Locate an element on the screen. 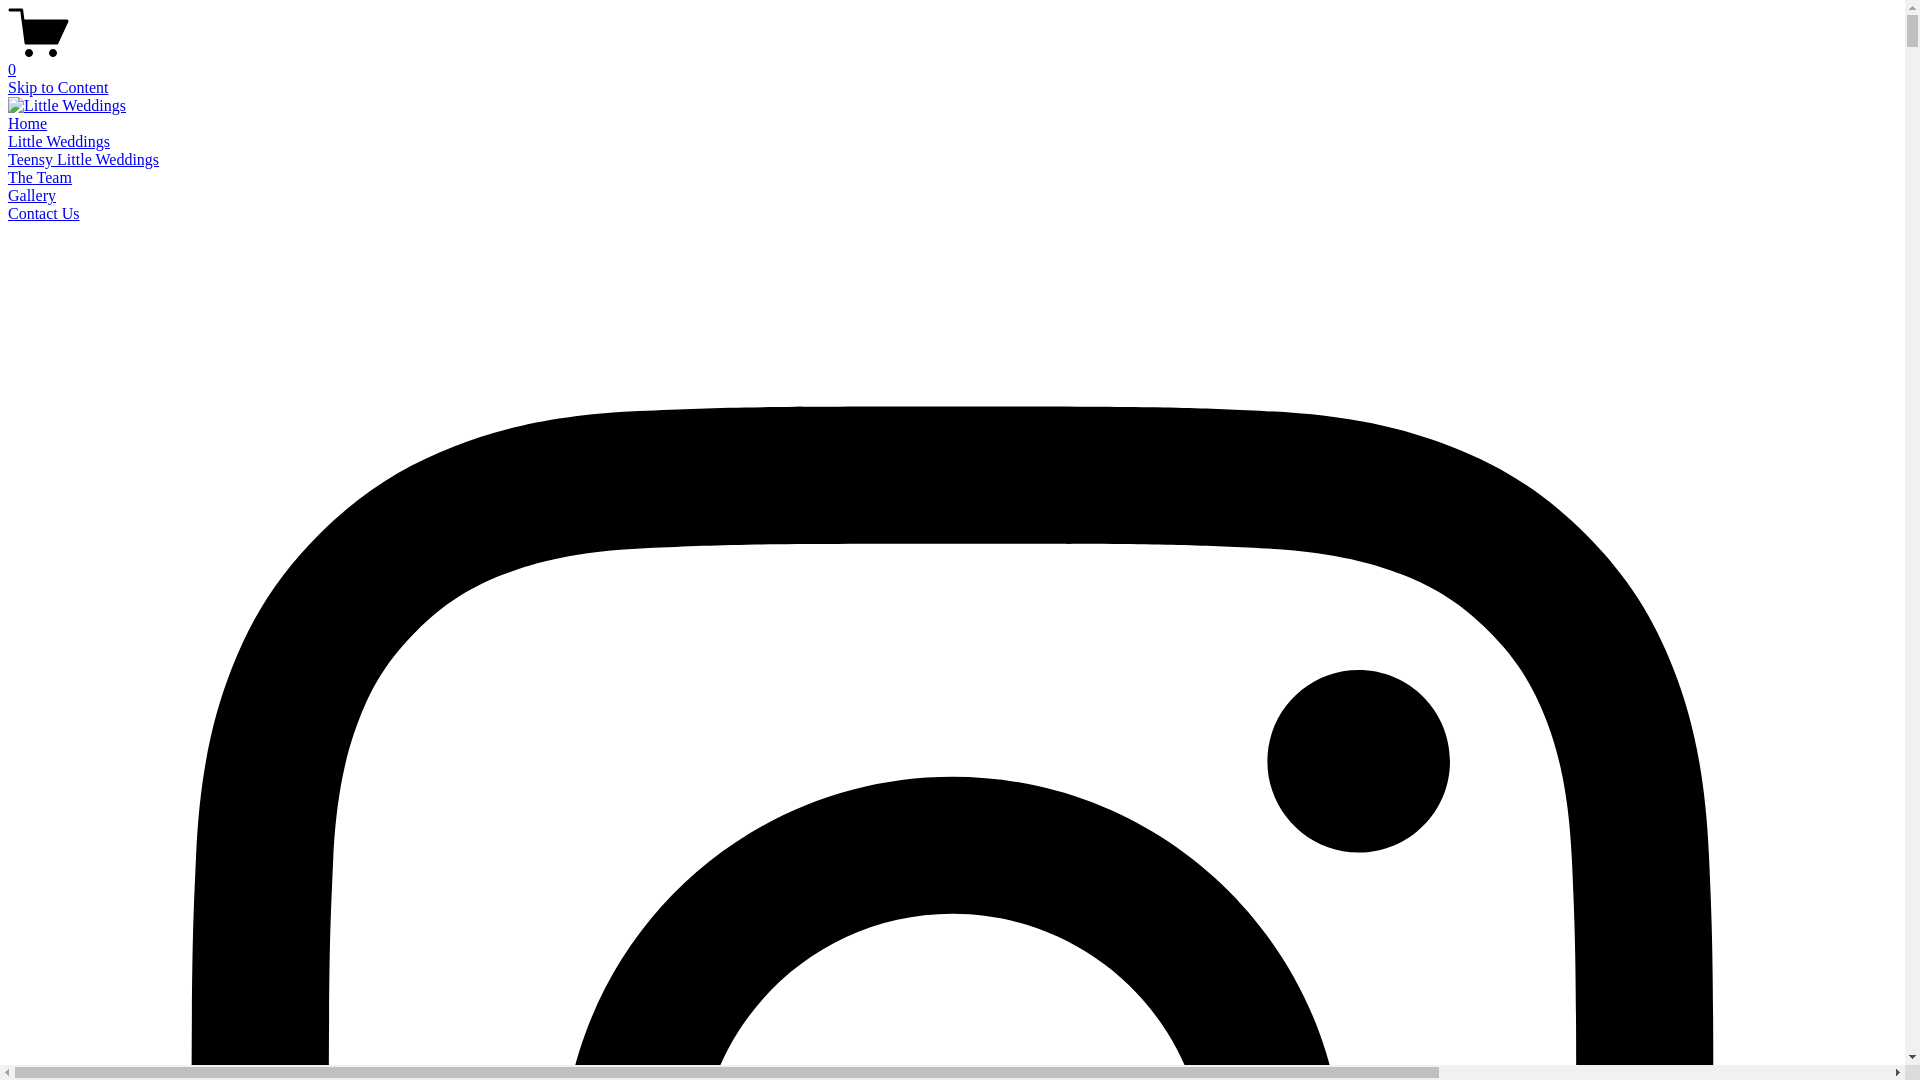 The width and height of the screenshot is (1920, 1080). 'Teensy Little Weddings' is located at coordinates (82, 158).